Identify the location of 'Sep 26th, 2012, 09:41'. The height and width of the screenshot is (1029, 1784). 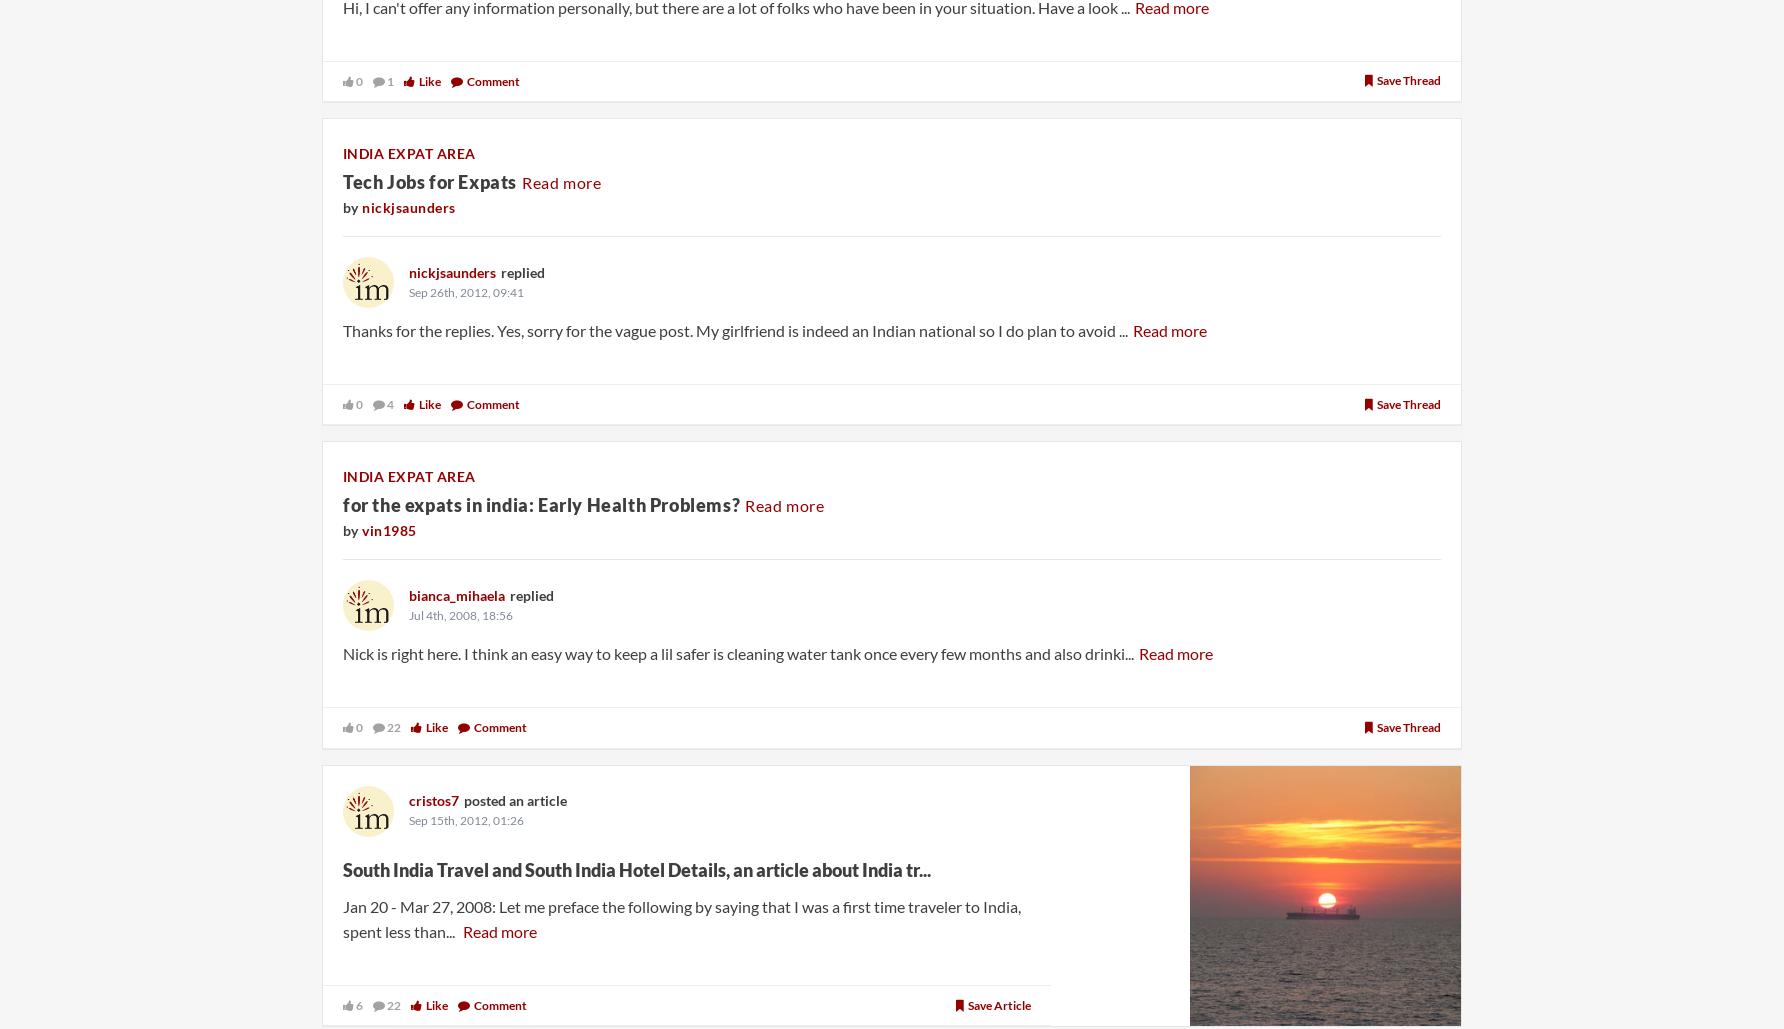
(466, 290).